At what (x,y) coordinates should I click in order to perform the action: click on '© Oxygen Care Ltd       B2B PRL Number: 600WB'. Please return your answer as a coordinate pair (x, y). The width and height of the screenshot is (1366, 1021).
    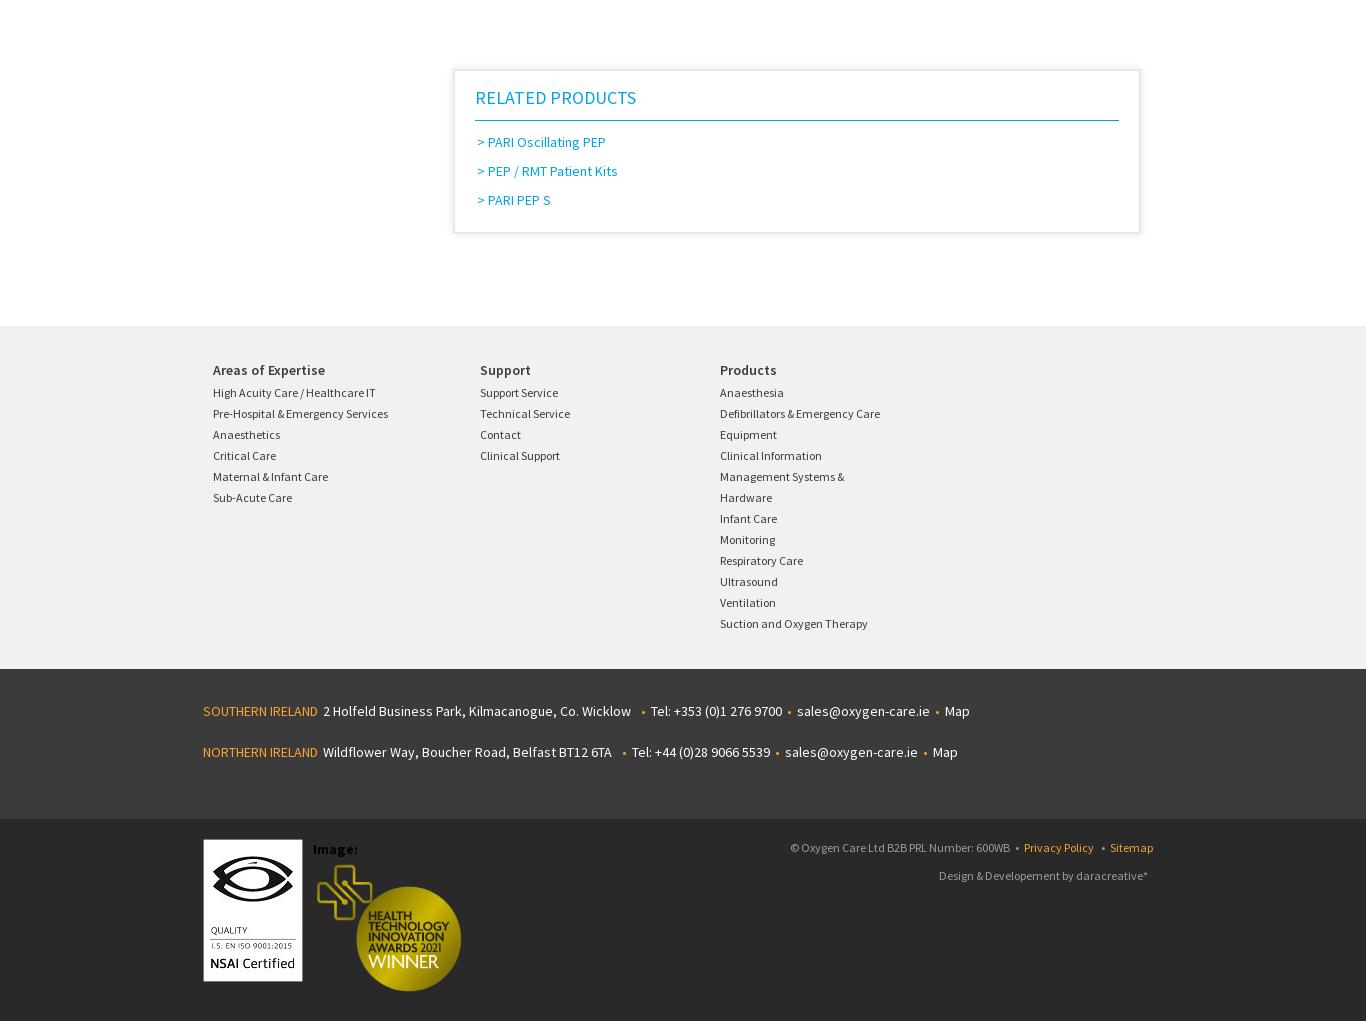
    Looking at the image, I should click on (899, 847).